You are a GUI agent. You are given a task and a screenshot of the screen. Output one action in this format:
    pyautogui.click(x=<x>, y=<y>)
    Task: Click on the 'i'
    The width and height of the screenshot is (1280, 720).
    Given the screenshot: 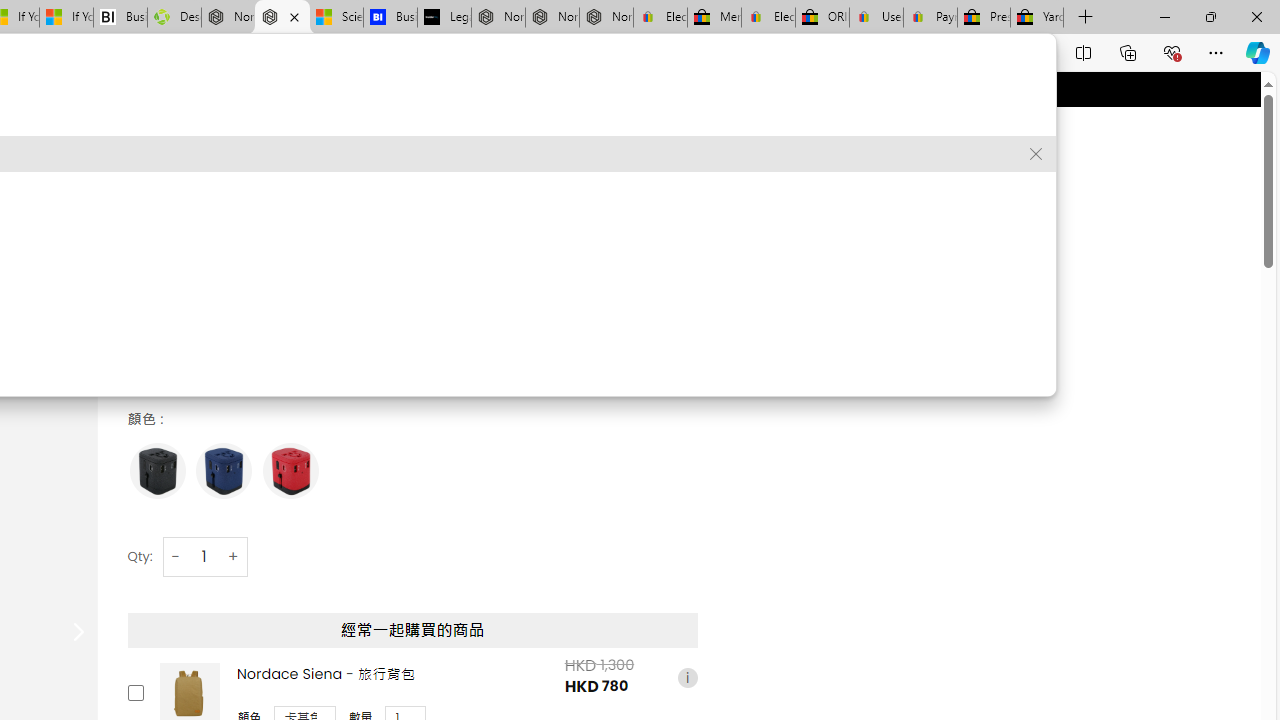 What is the action you would take?
    pyautogui.click(x=687, y=676)
    